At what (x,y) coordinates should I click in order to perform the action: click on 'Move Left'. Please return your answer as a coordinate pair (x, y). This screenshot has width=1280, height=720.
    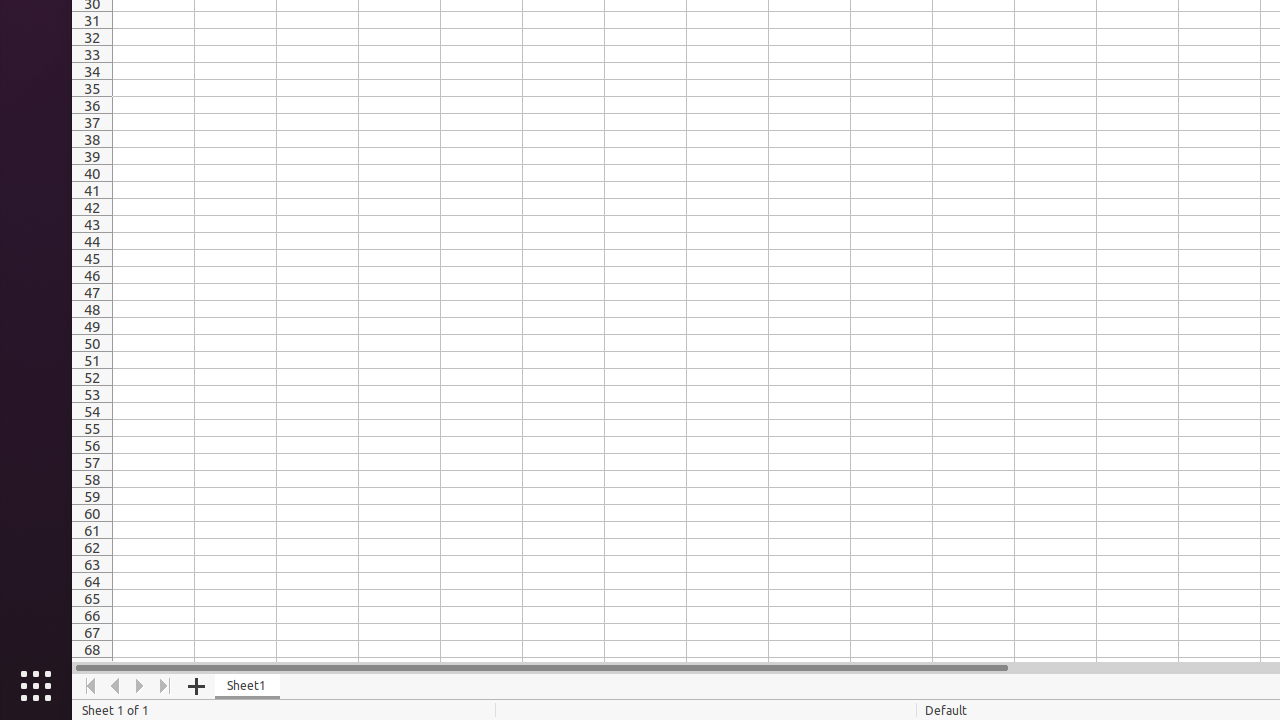
    Looking at the image, I should click on (114, 685).